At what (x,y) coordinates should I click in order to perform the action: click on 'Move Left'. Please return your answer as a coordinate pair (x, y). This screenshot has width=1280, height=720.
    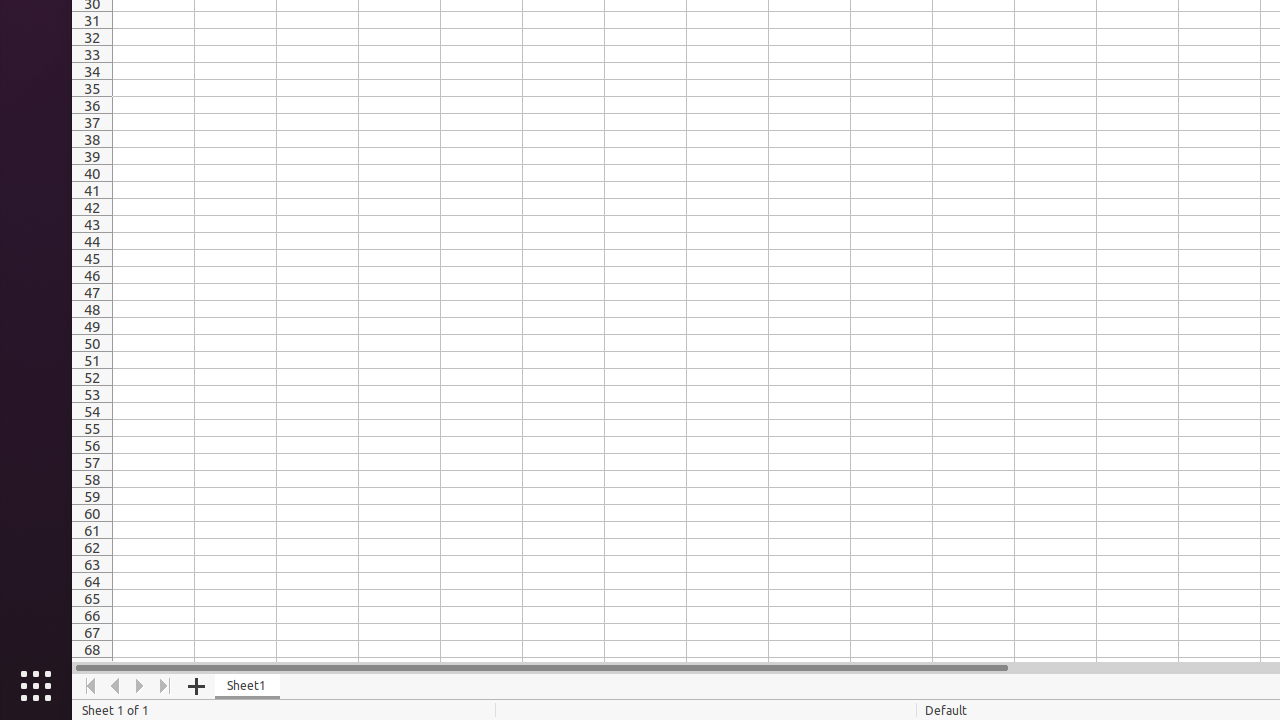
    Looking at the image, I should click on (114, 685).